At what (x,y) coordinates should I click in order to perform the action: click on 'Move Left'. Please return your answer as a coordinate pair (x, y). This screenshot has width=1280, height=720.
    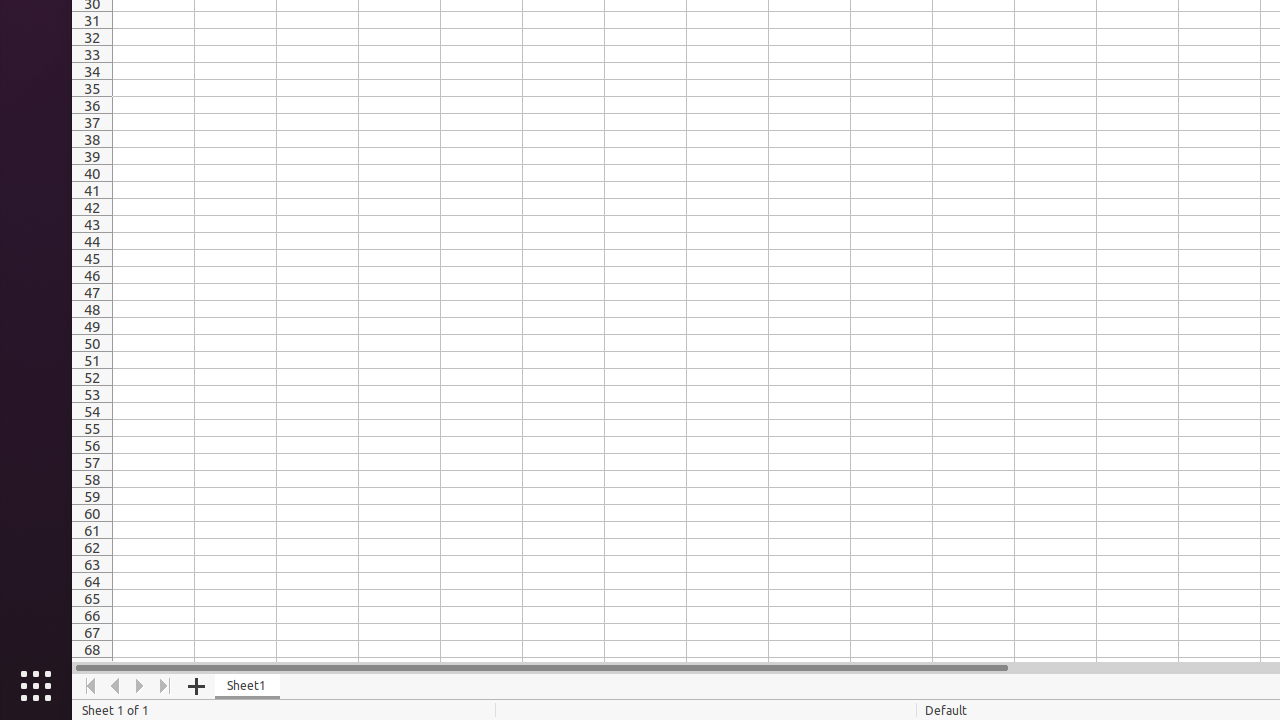
    Looking at the image, I should click on (114, 685).